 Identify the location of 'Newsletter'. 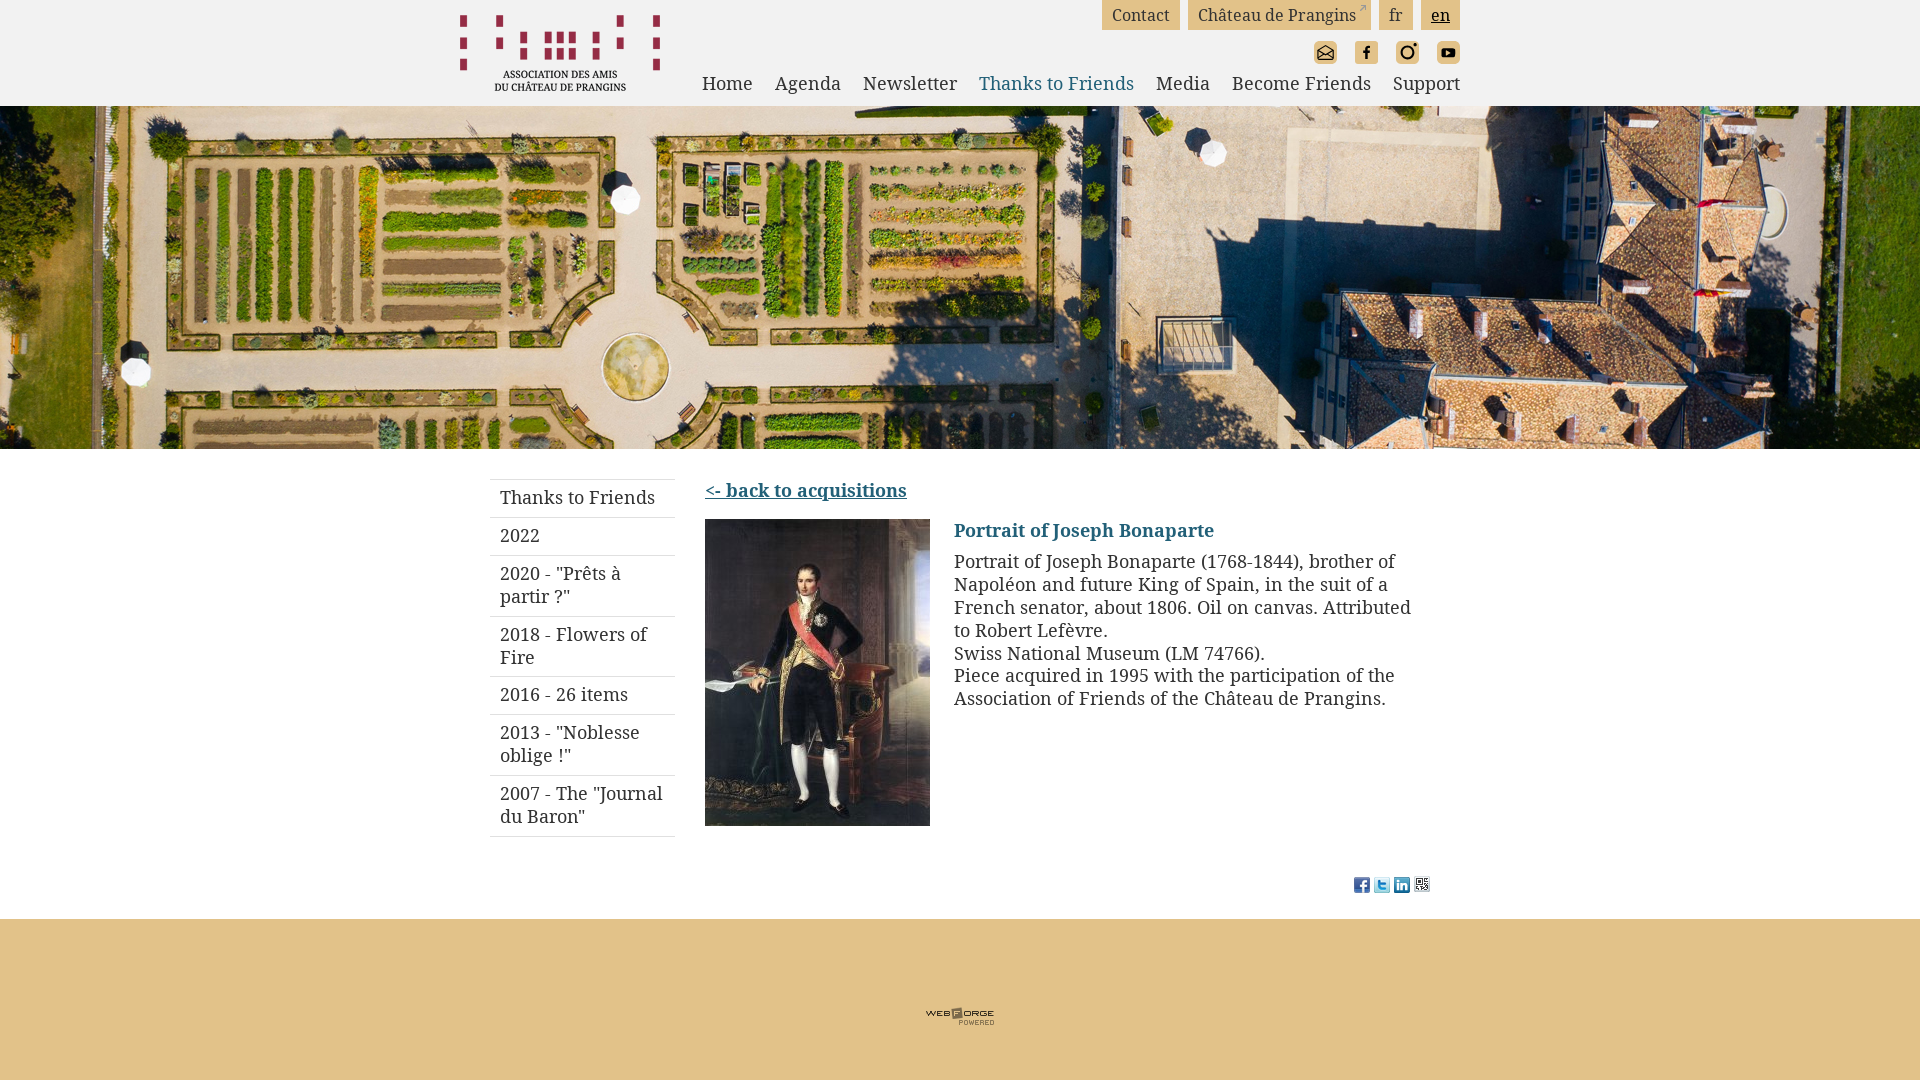
(840, 83).